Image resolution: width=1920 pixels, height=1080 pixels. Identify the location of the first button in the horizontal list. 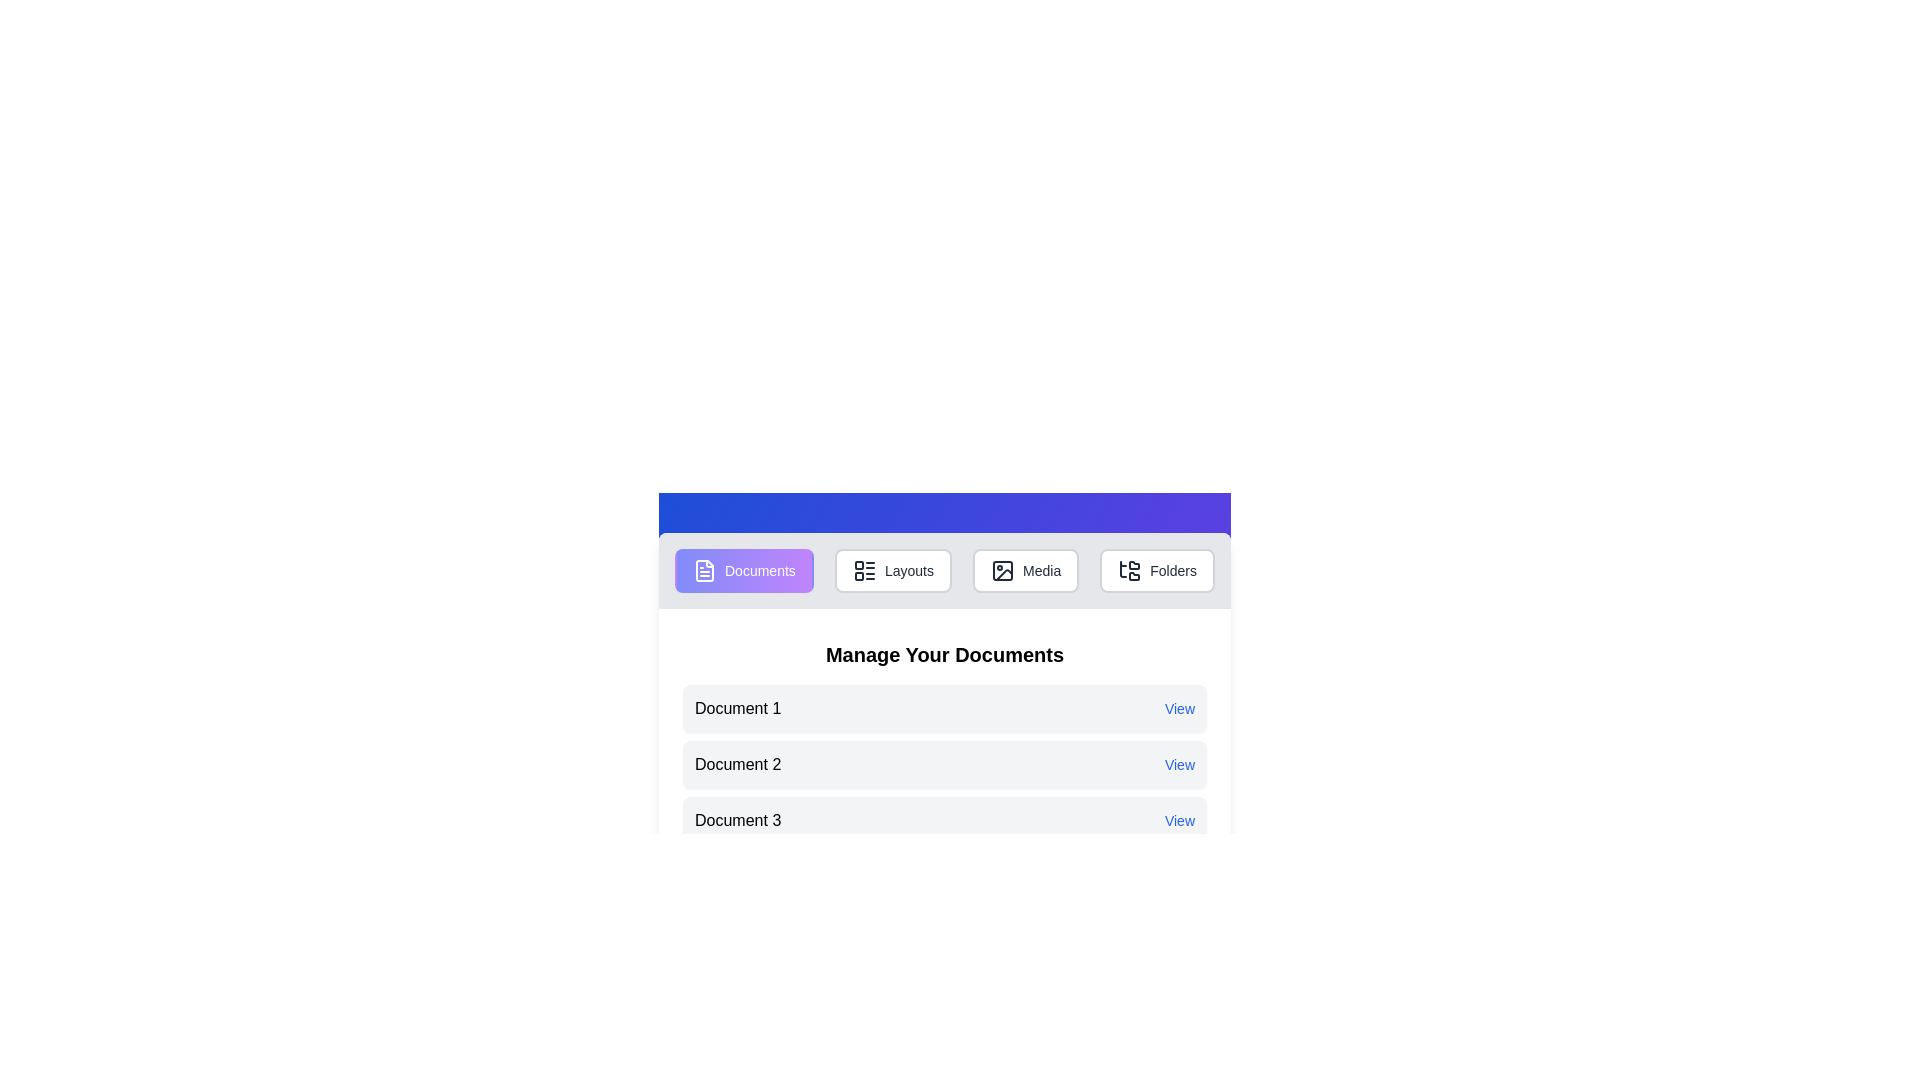
(743, 570).